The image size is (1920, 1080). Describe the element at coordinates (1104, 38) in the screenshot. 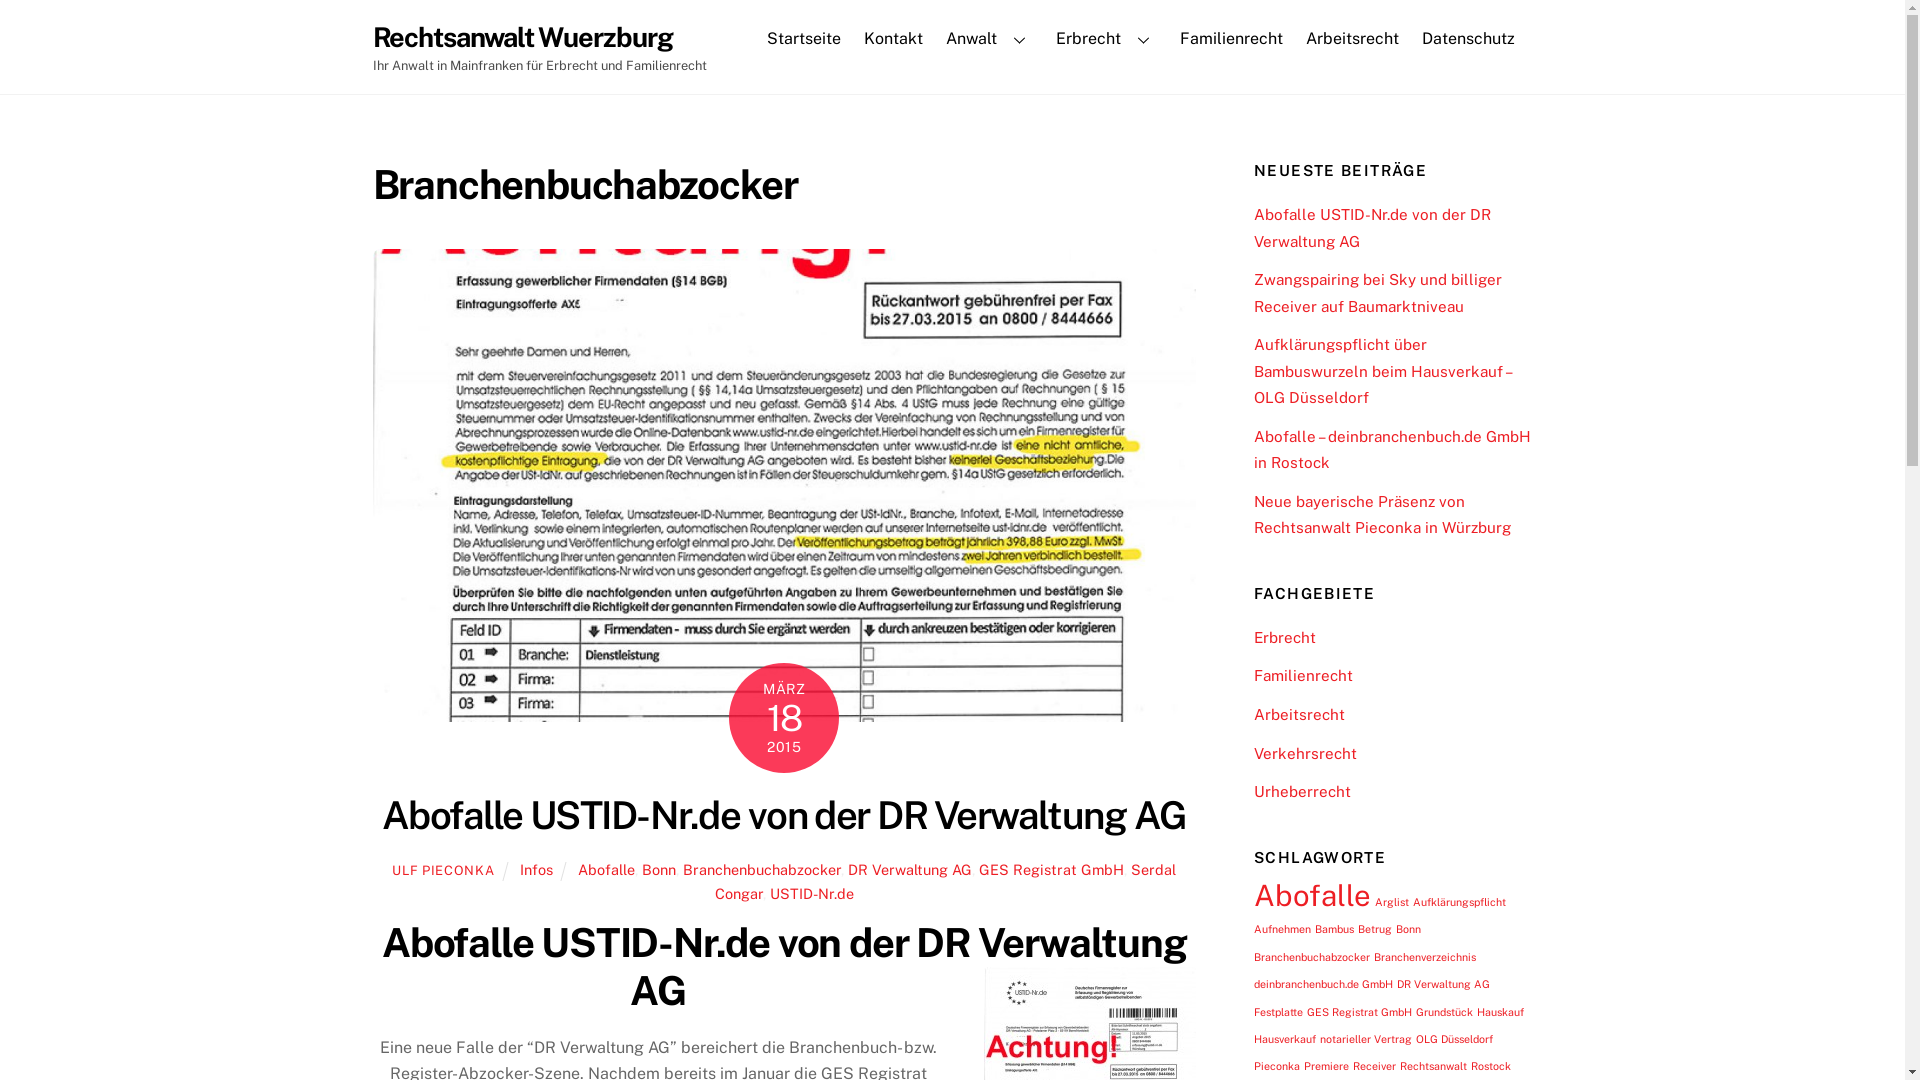

I see `'Erbrecht'` at that location.